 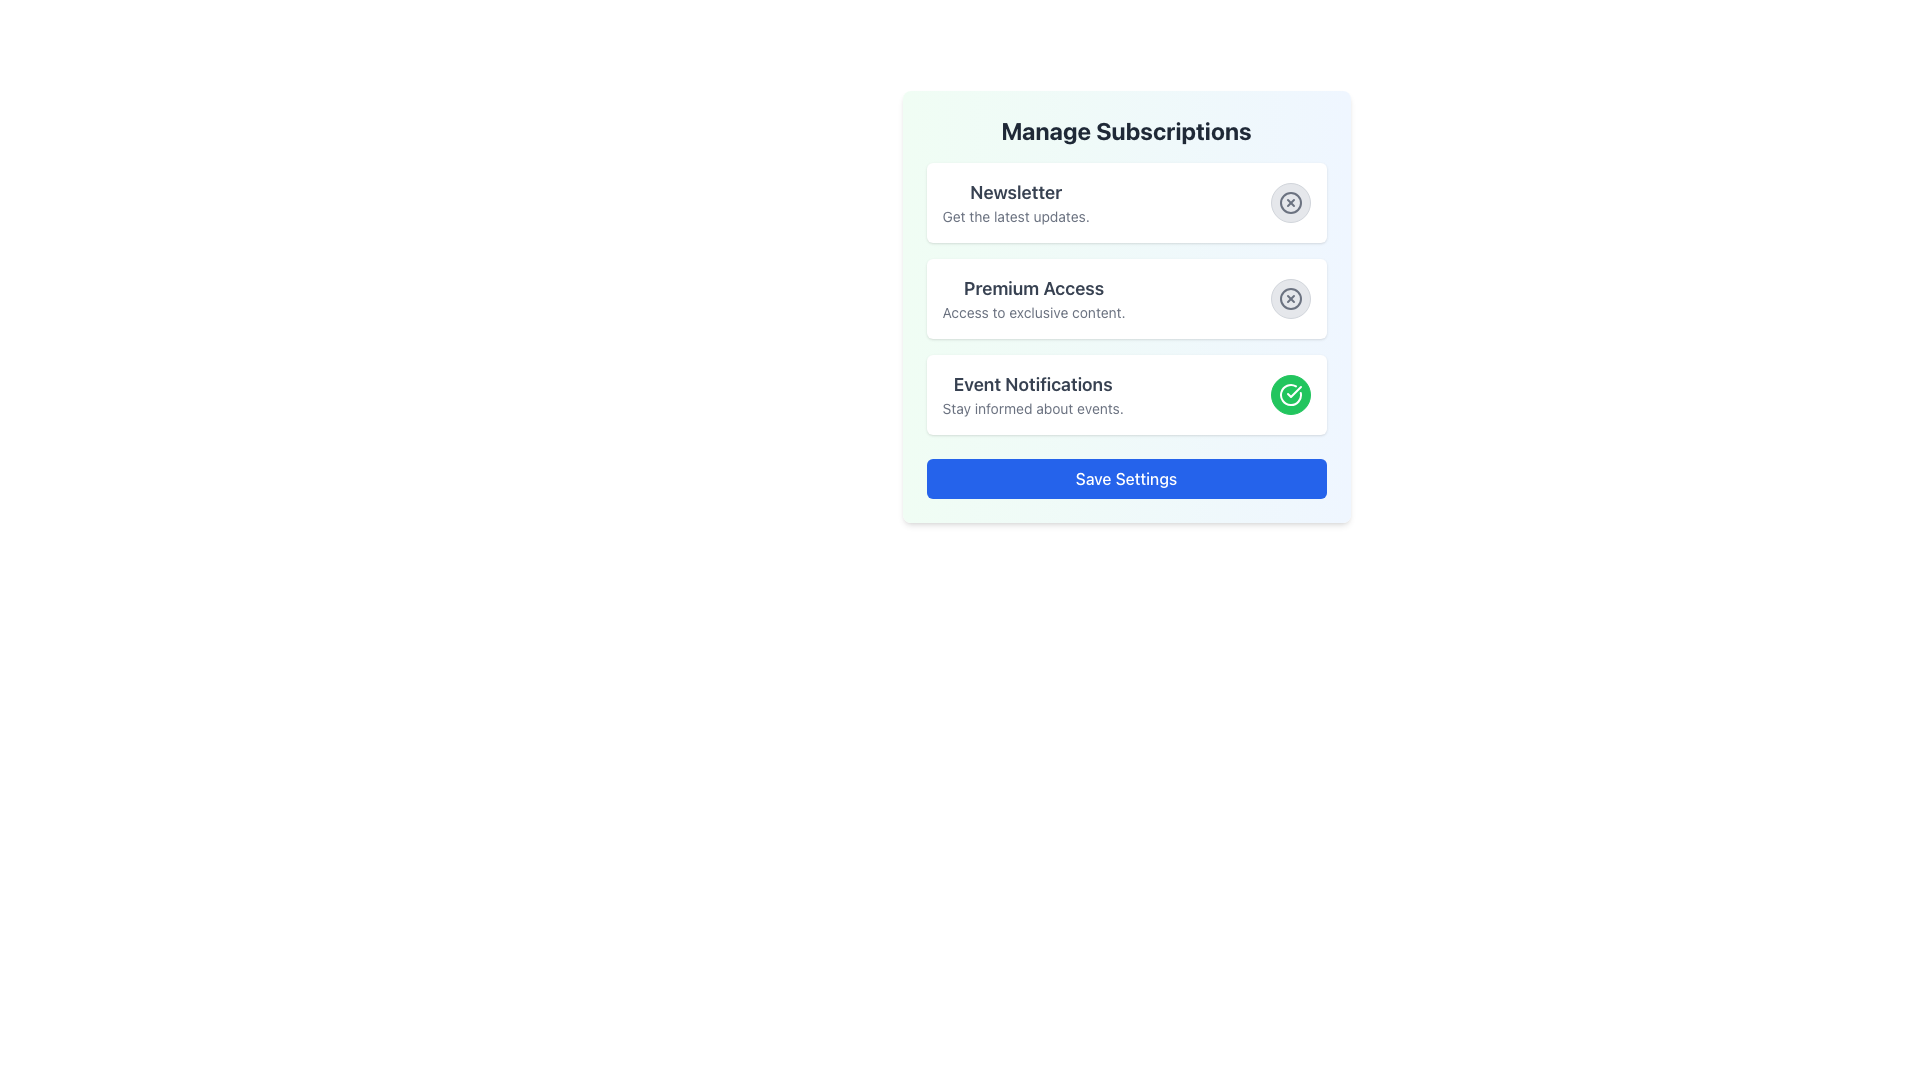 I want to click on title and description from the text block located in the third subscription option of the 'Manage Subscriptions' panel, which is positioned below 'Premium Access' and above the 'Save Settings' button, so click(x=1033, y=394).